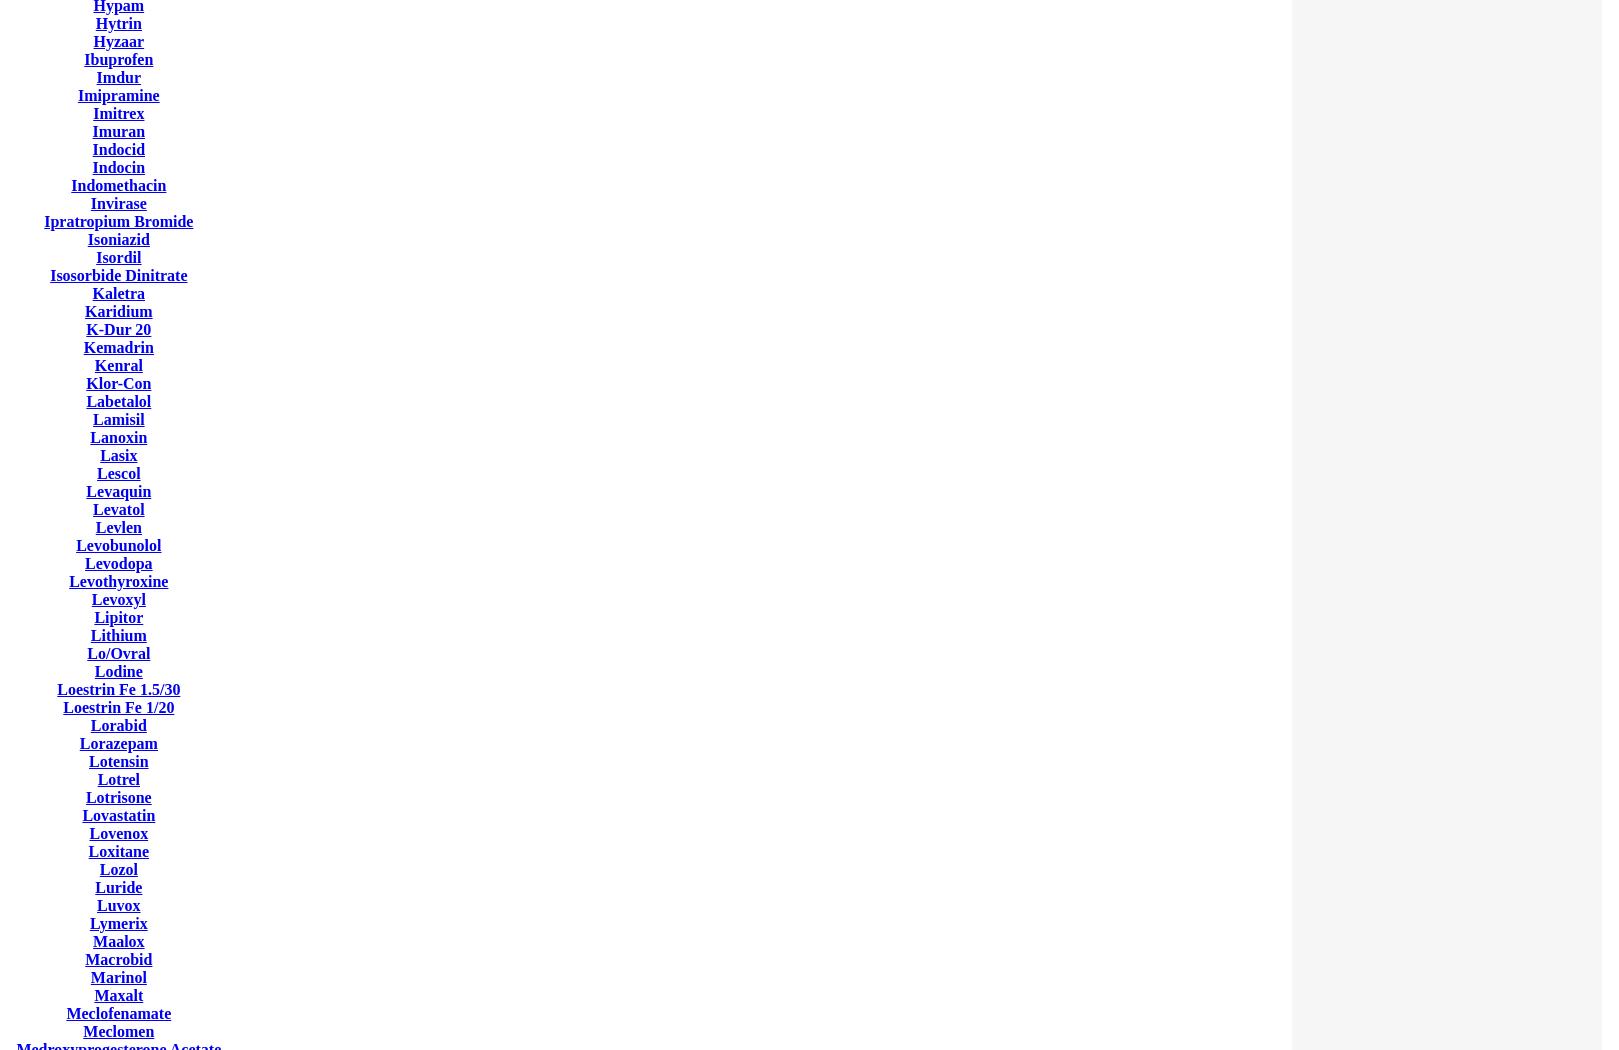 The width and height of the screenshot is (1619, 1050). What do you see at coordinates (50, 274) in the screenshot?
I see `'Isosorbide Dinitrate'` at bounding box center [50, 274].